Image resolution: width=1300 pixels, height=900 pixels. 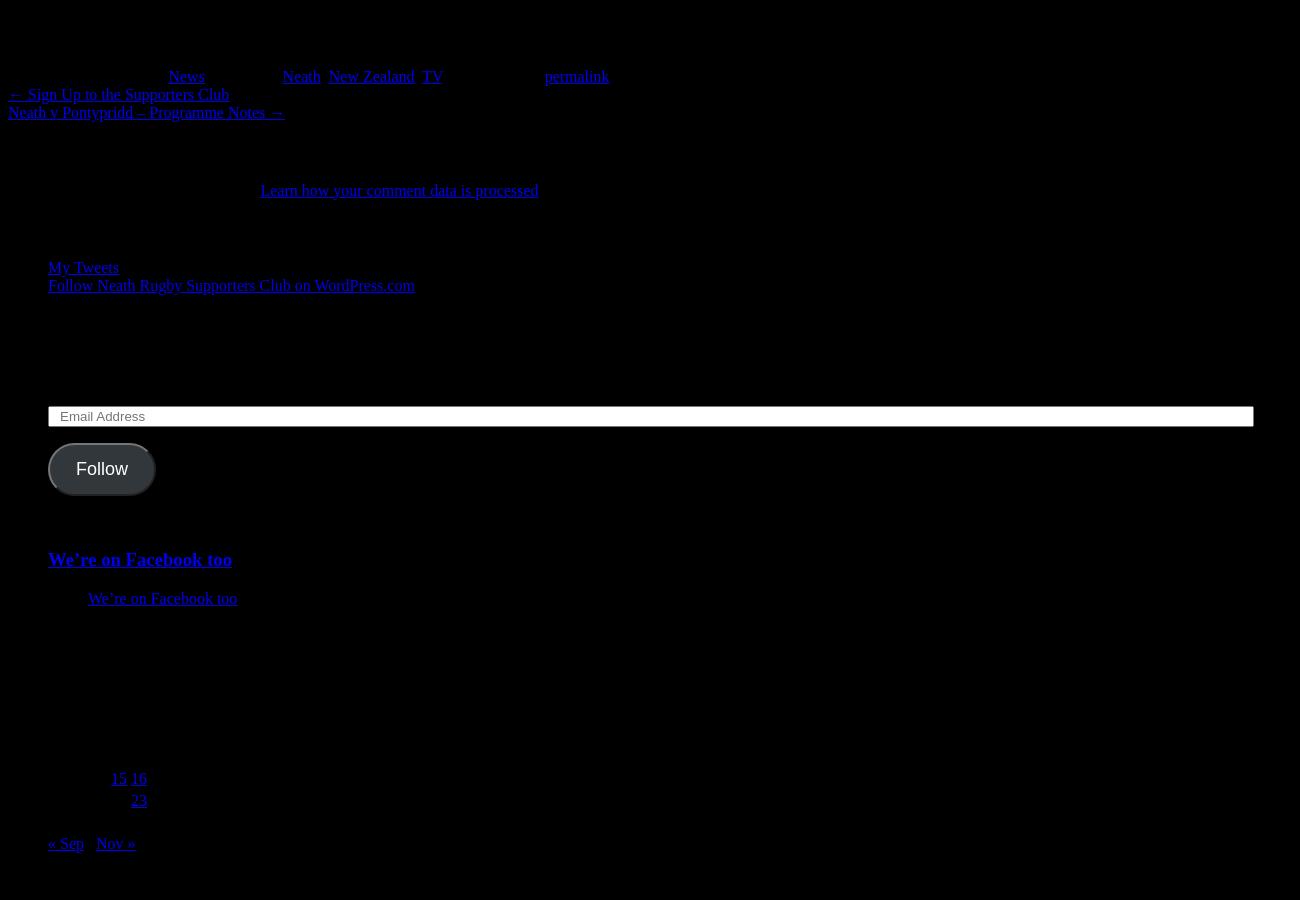 I want to click on 'Follow us on Twitter', so click(x=129, y=227).